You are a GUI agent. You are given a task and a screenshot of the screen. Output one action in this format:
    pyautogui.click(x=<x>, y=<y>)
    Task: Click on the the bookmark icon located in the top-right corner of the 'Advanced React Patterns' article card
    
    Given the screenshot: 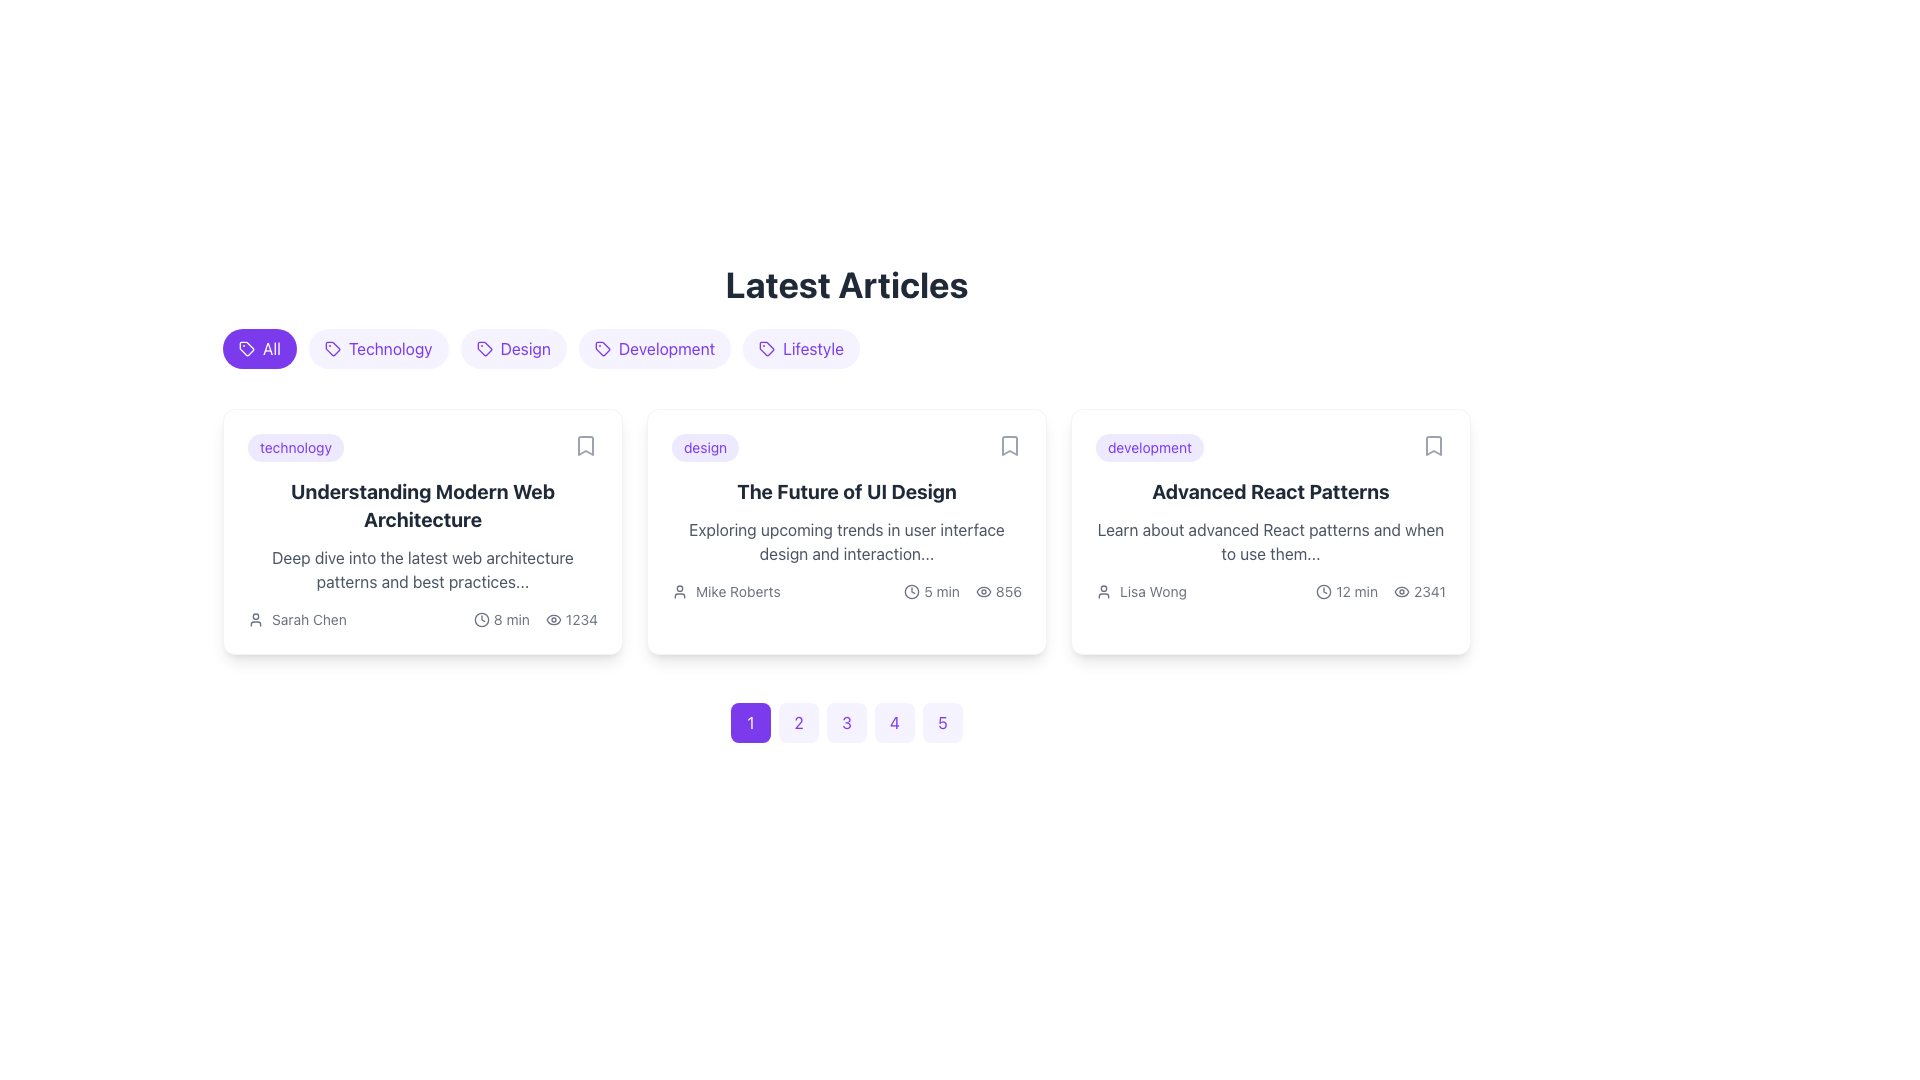 What is the action you would take?
    pyautogui.click(x=1433, y=445)
    